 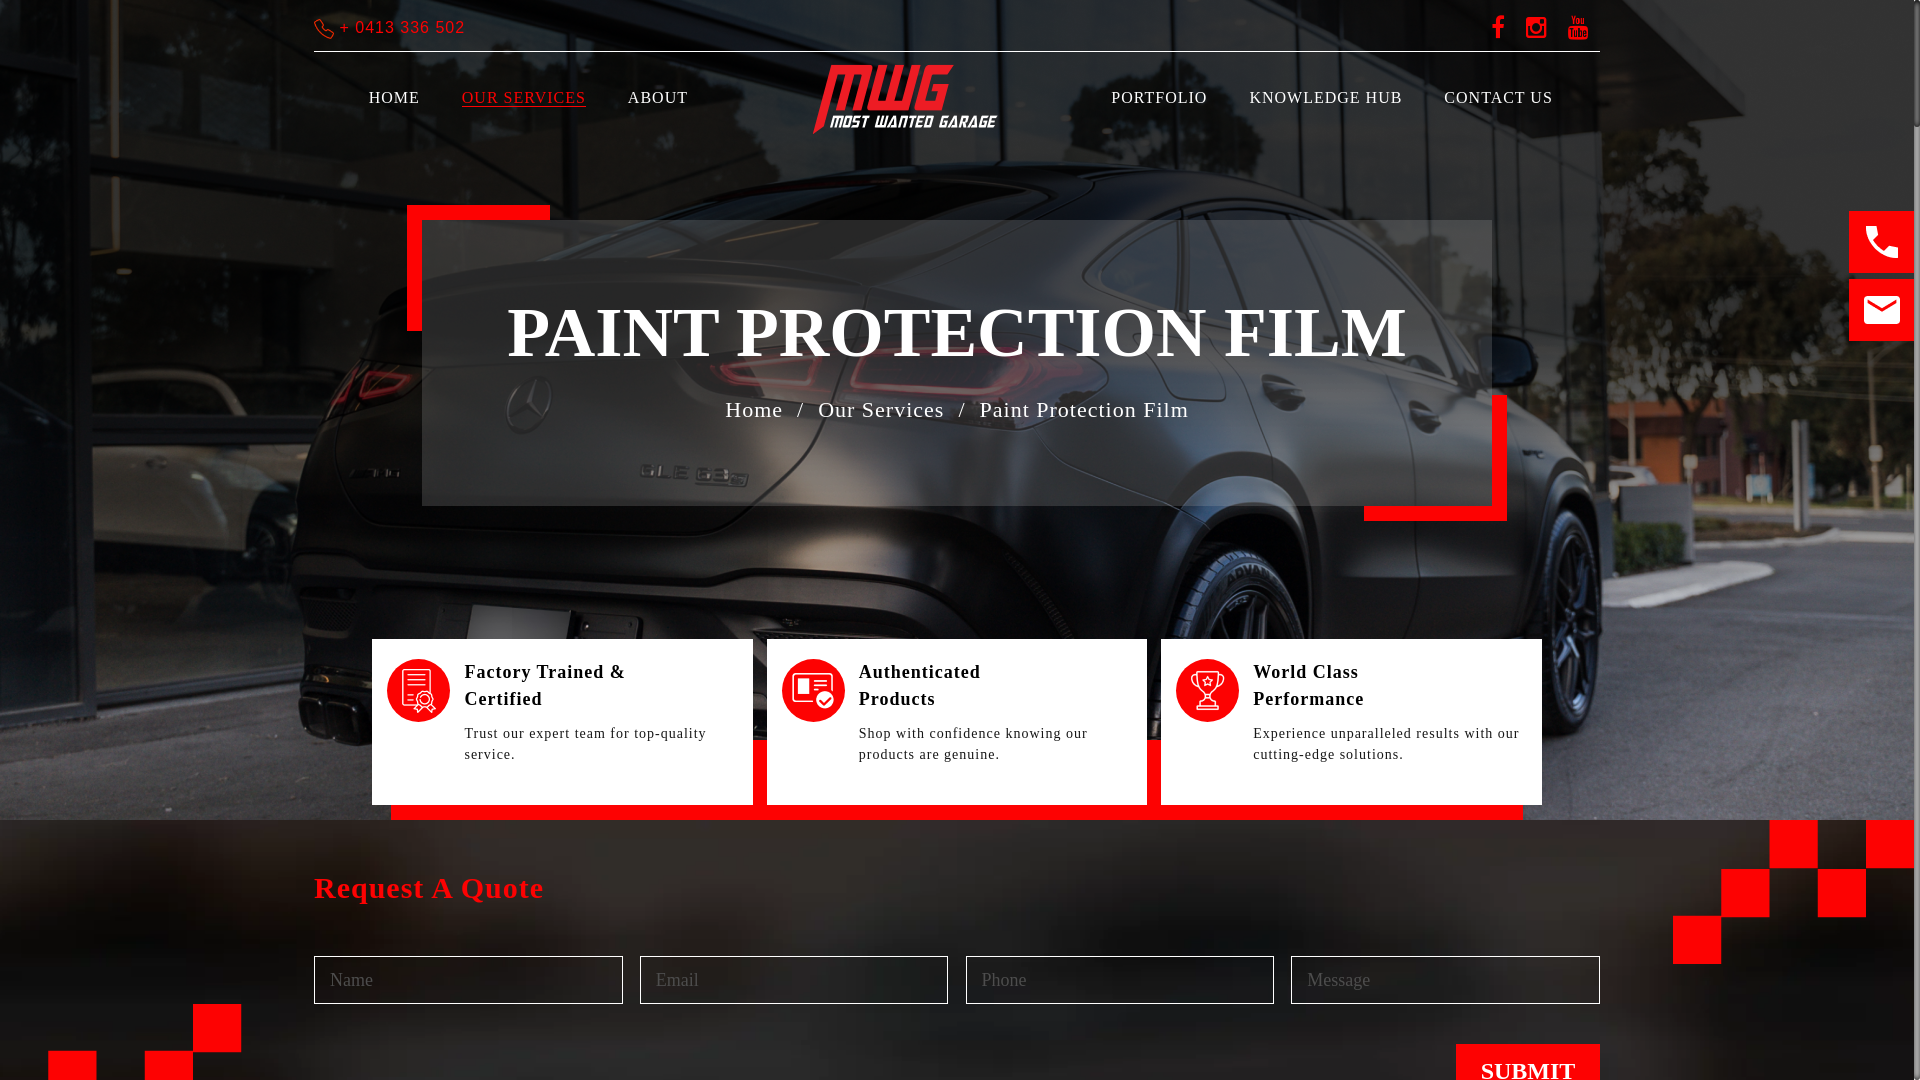 What do you see at coordinates (880, 408) in the screenshot?
I see `'Our Services'` at bounding box center [880, 408].